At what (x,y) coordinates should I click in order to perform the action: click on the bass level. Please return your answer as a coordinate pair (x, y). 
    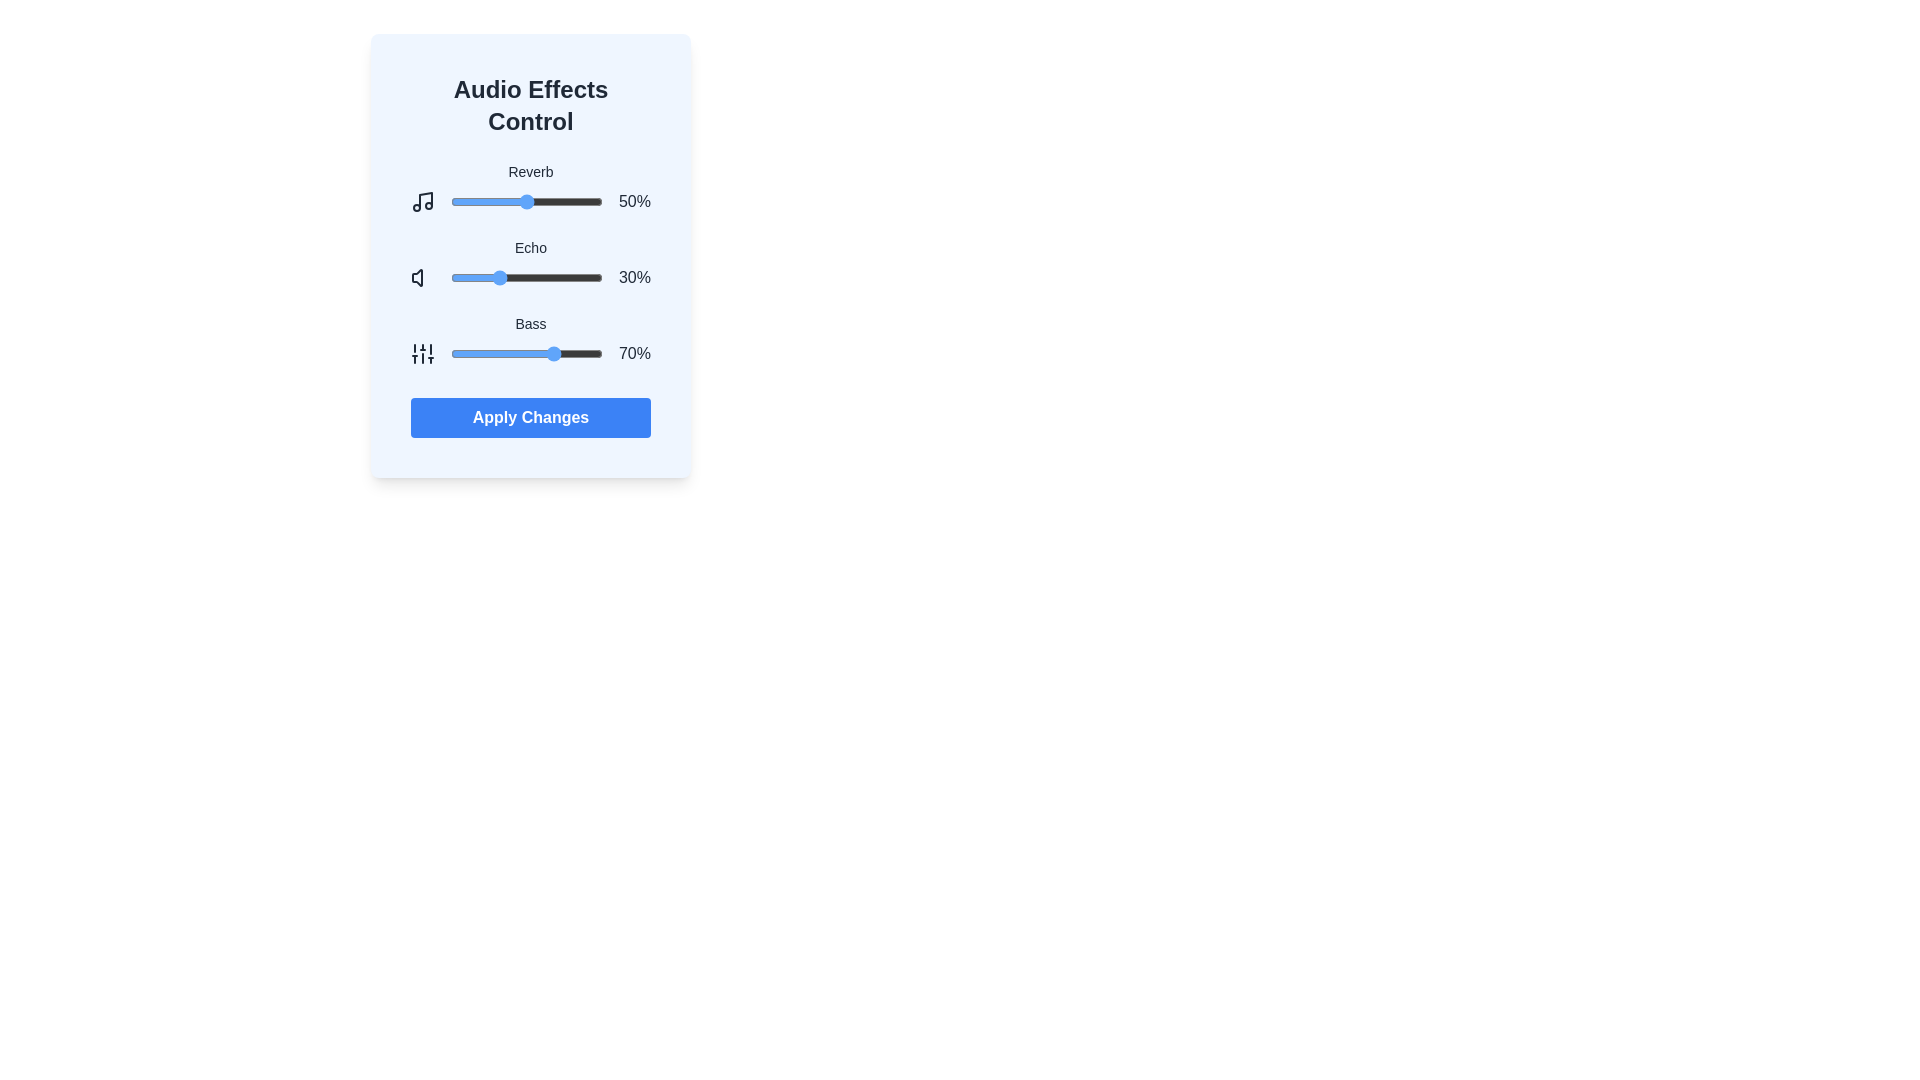
    Looking at the image, I should click on (460, 353).